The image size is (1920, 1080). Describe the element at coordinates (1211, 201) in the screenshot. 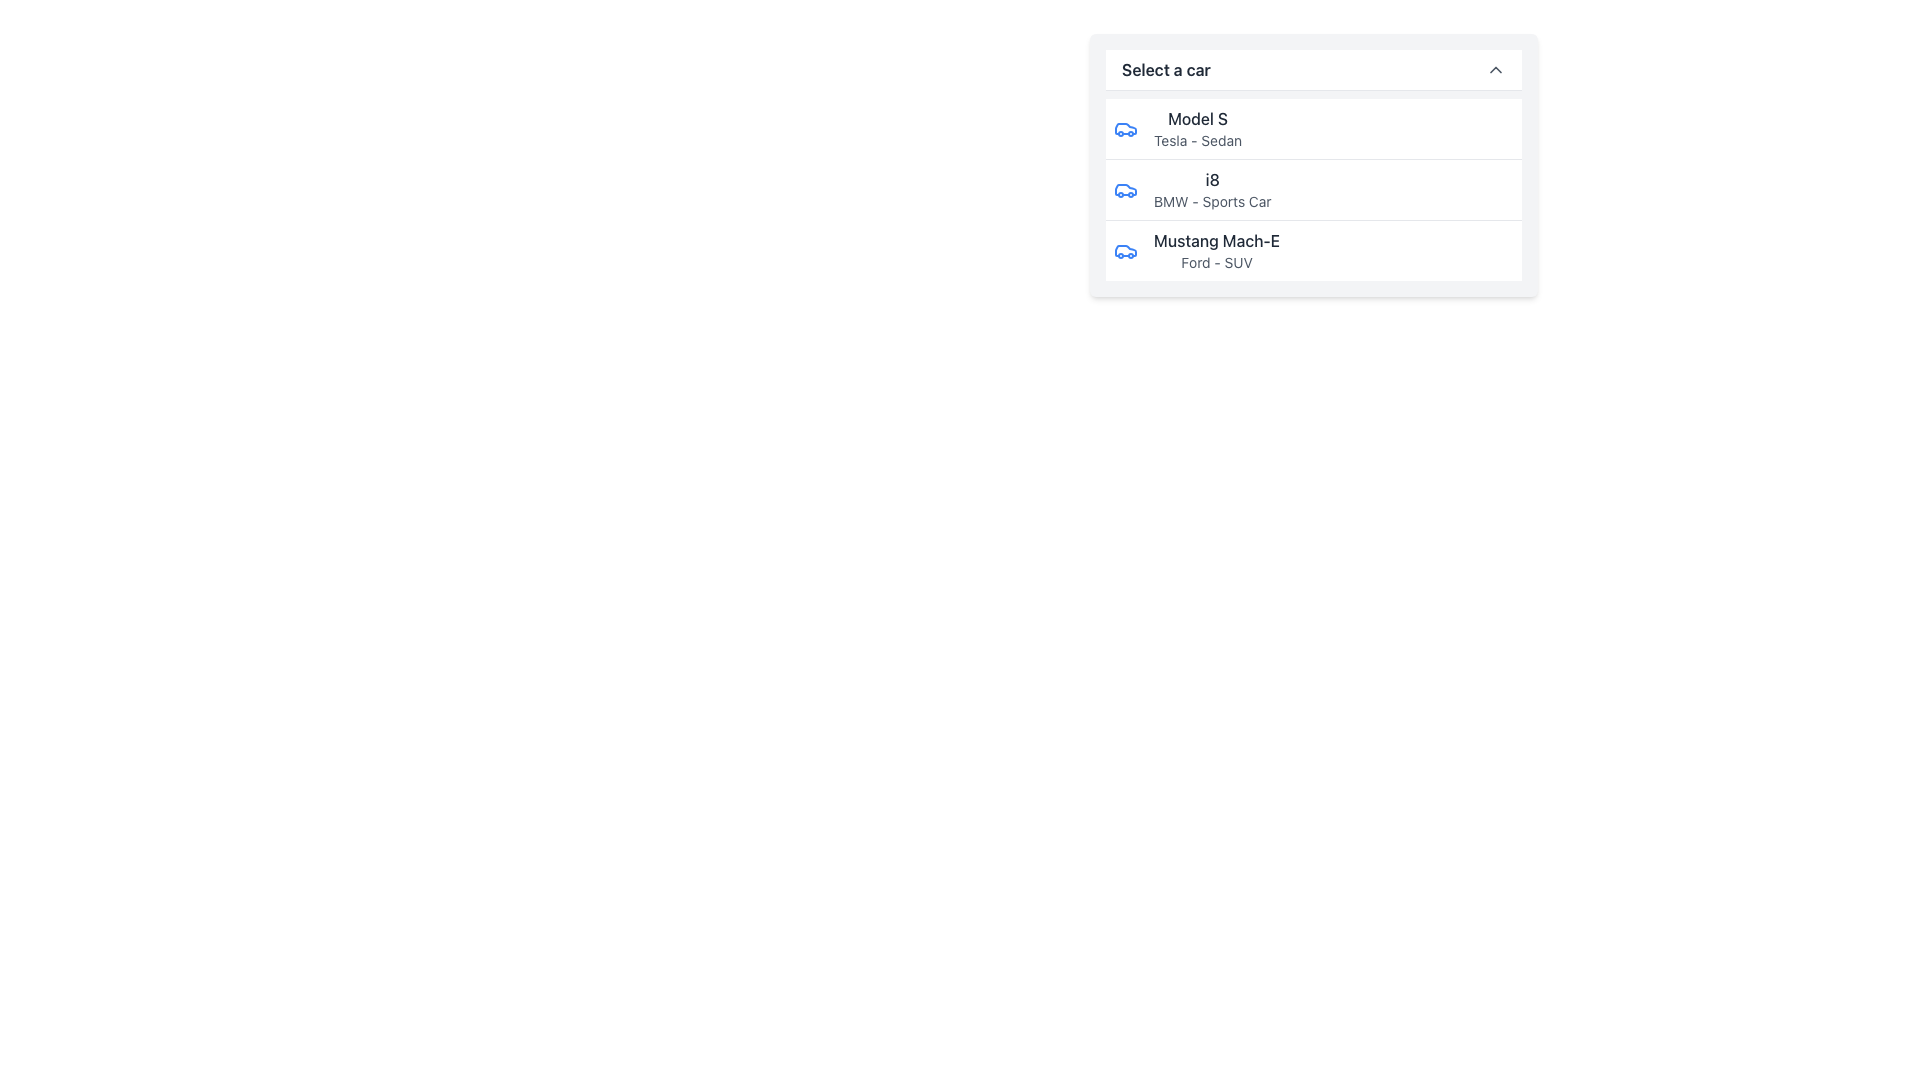

I see `the Text Label element reading 'BMW - Sports Car' located below the bold 'i8' label in the car selection dropdown` at that location.